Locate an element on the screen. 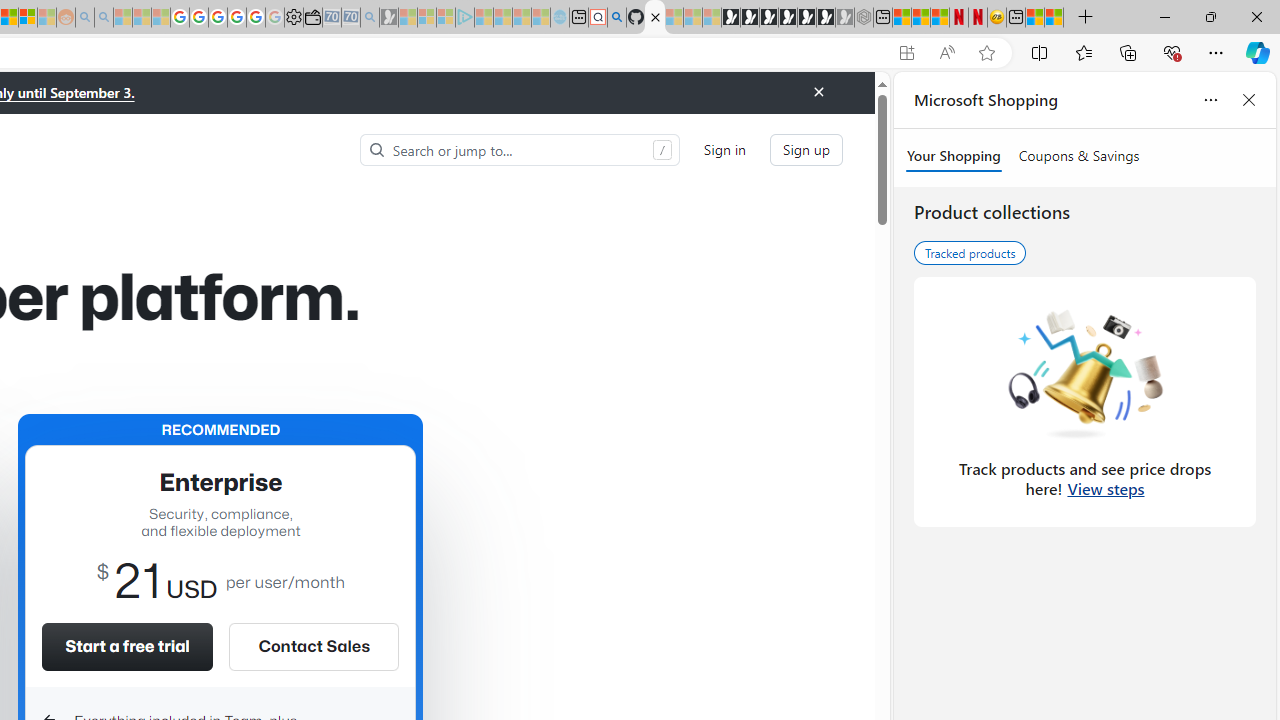 The image size is (1280, 720). 'Start a free trial' is located at coordinates (126, 646).